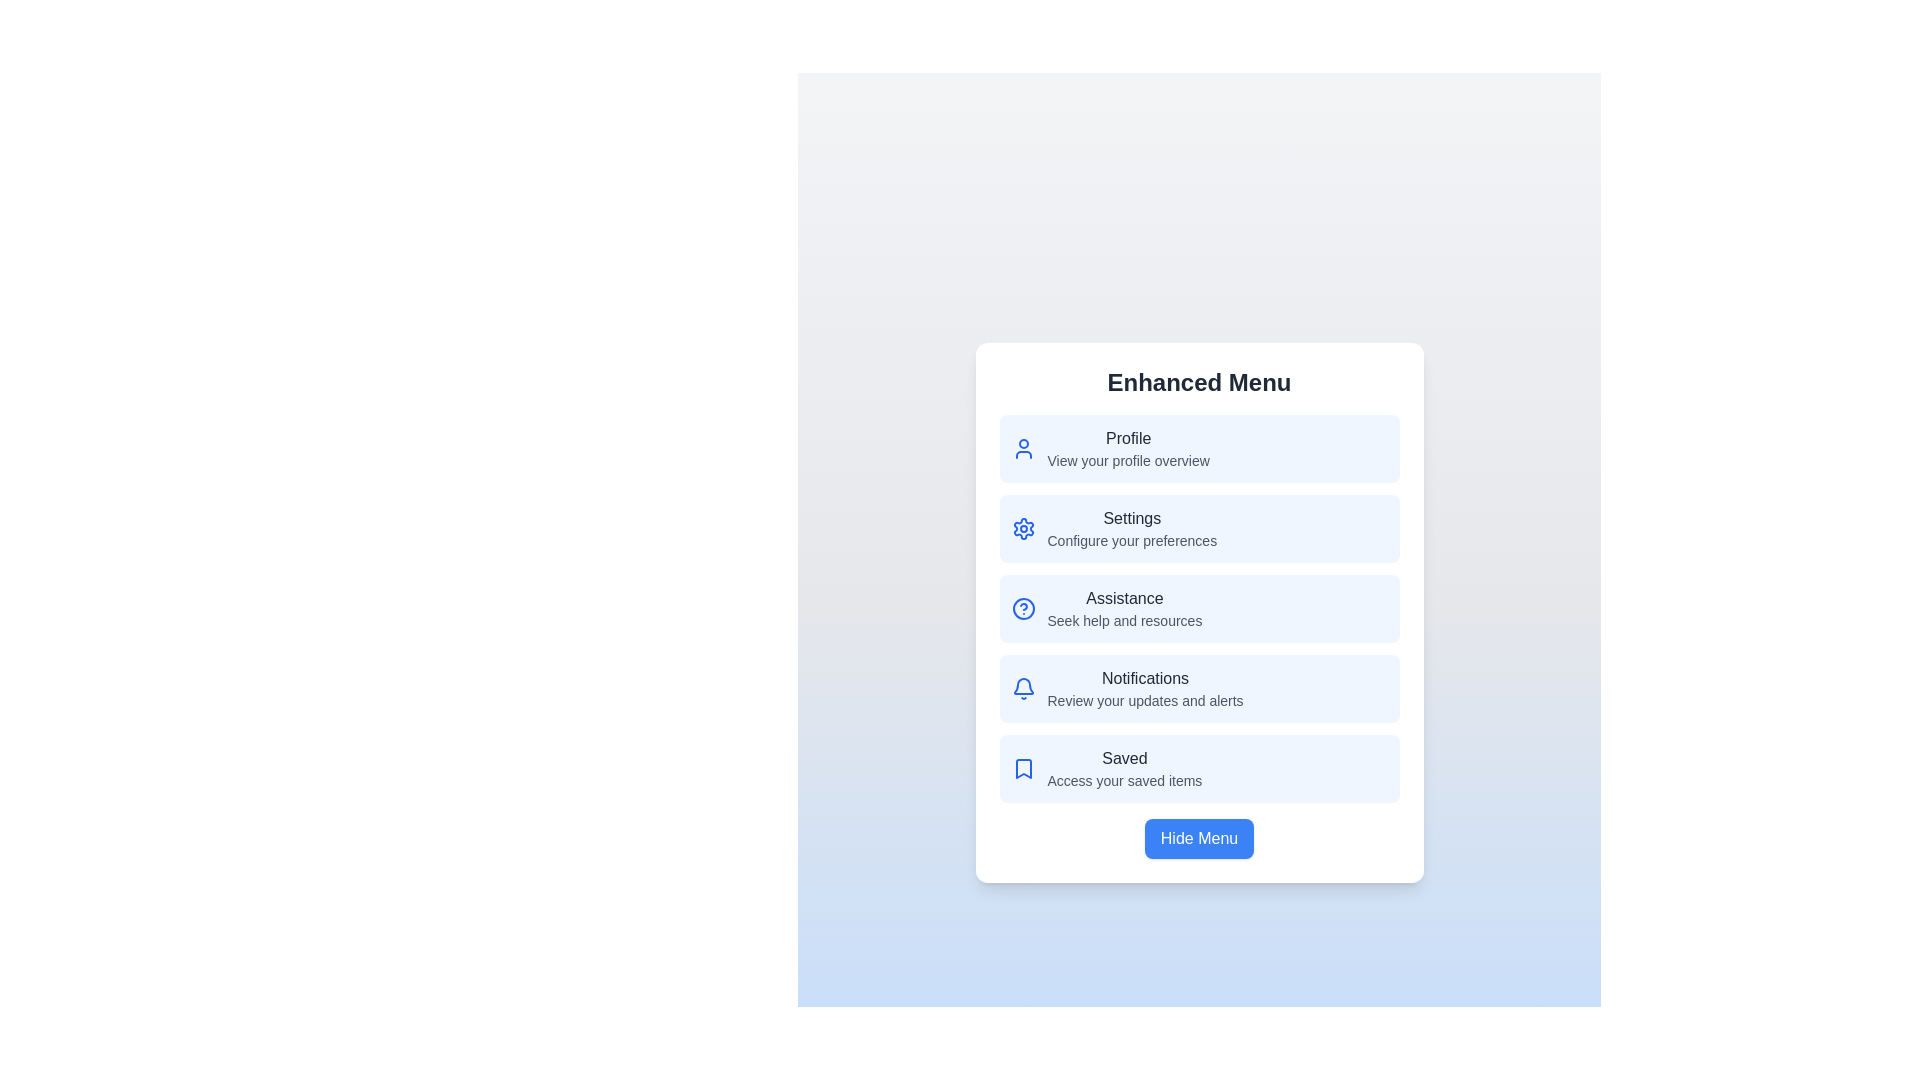  I want to click on the menu item labeled Profile to see its hover effect, so click(1199, 447).